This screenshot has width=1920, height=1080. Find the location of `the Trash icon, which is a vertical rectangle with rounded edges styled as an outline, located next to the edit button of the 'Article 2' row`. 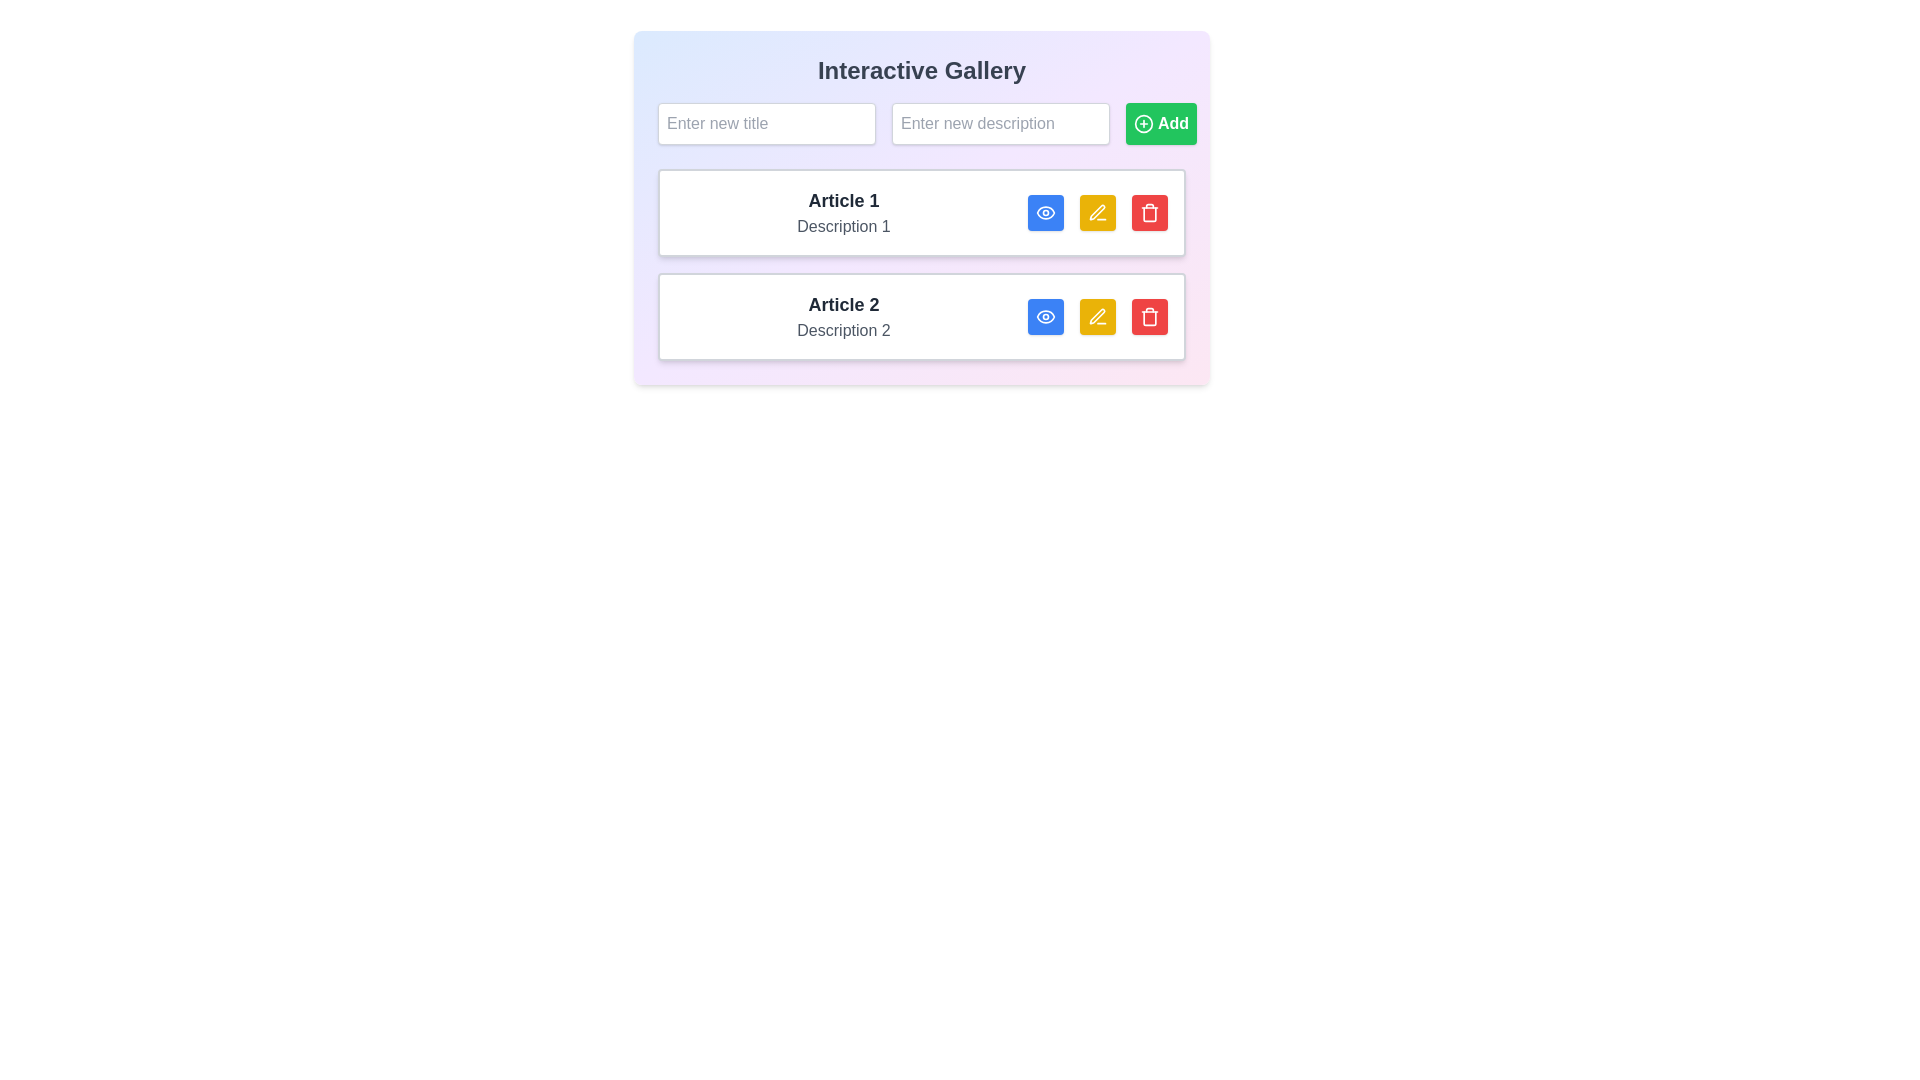

the Trash icon, which is a vertical rectangle with rounded edges styled as an outline, located next to the edit button of the 'Article 2' row is located at coordinates (1150, 213).